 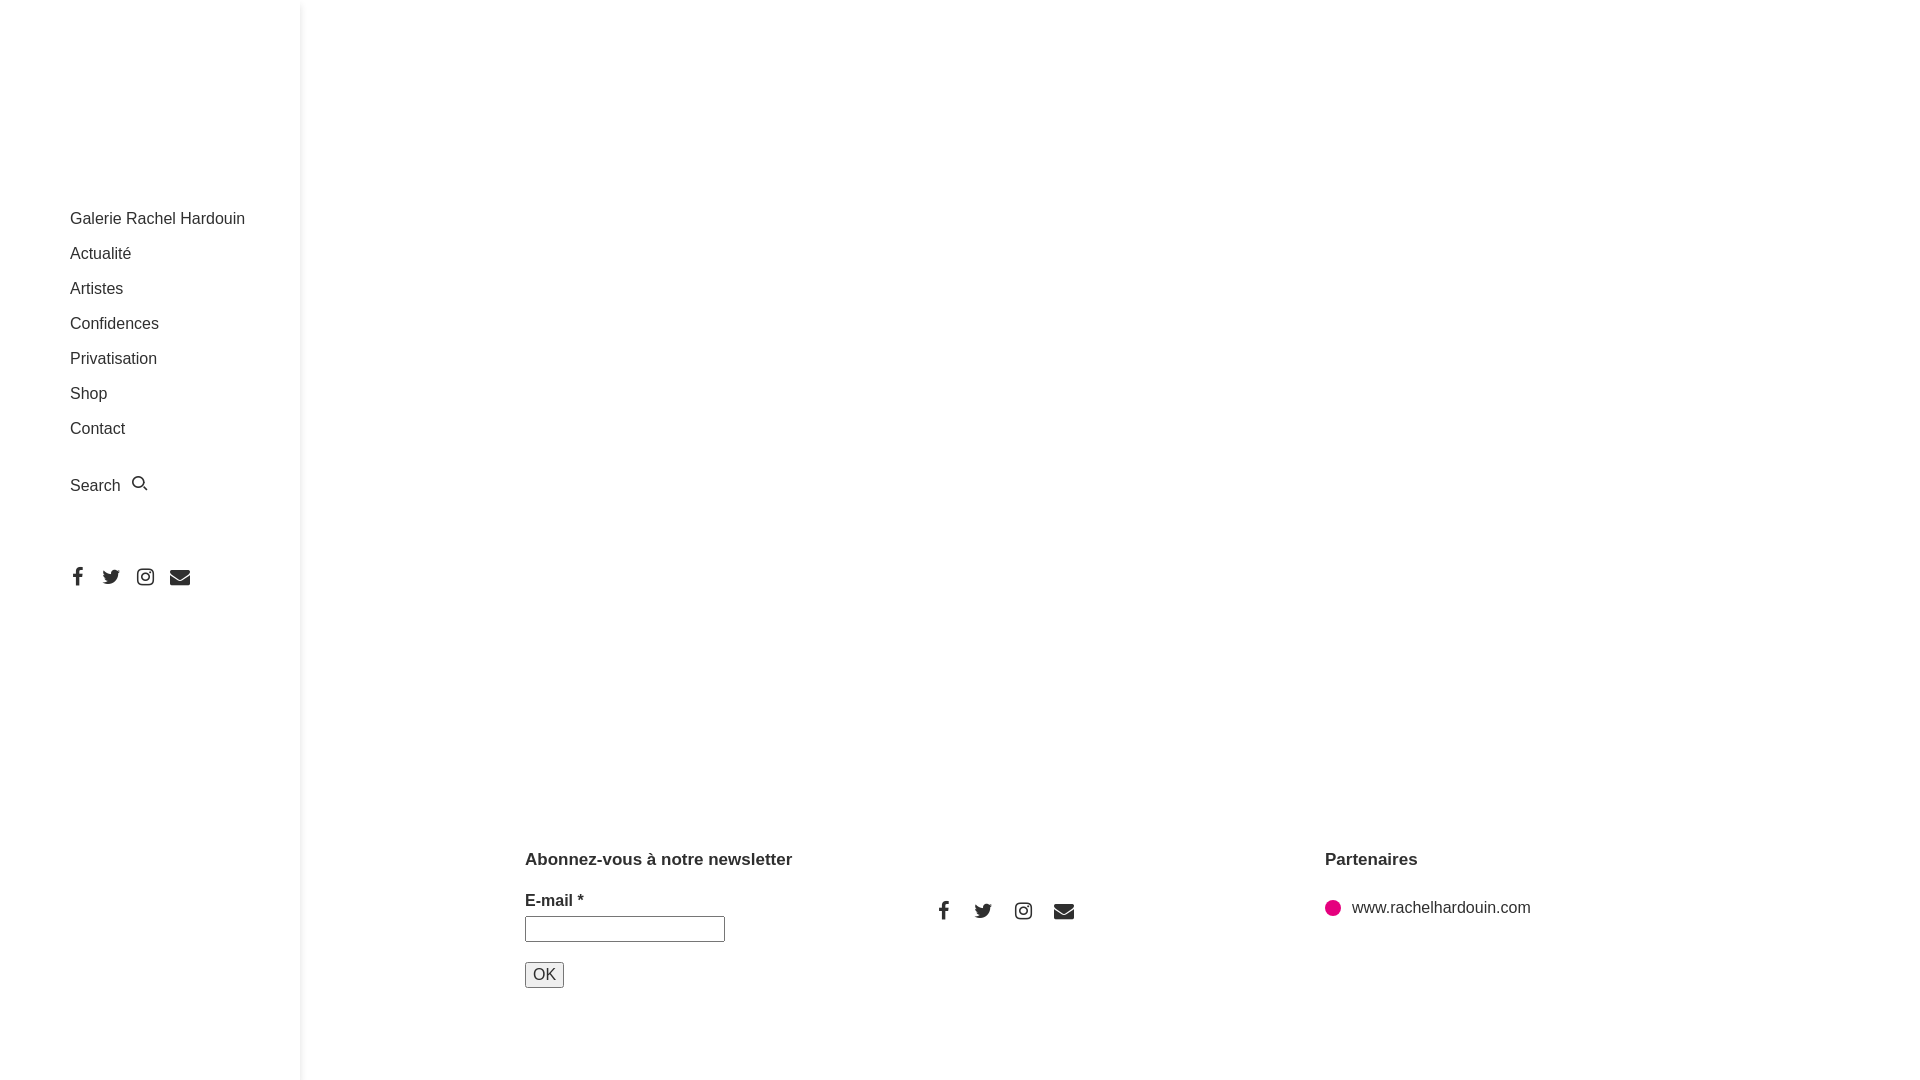 I want to click on 'www.rachelhardouin.com', so click(x=1324, y=907).